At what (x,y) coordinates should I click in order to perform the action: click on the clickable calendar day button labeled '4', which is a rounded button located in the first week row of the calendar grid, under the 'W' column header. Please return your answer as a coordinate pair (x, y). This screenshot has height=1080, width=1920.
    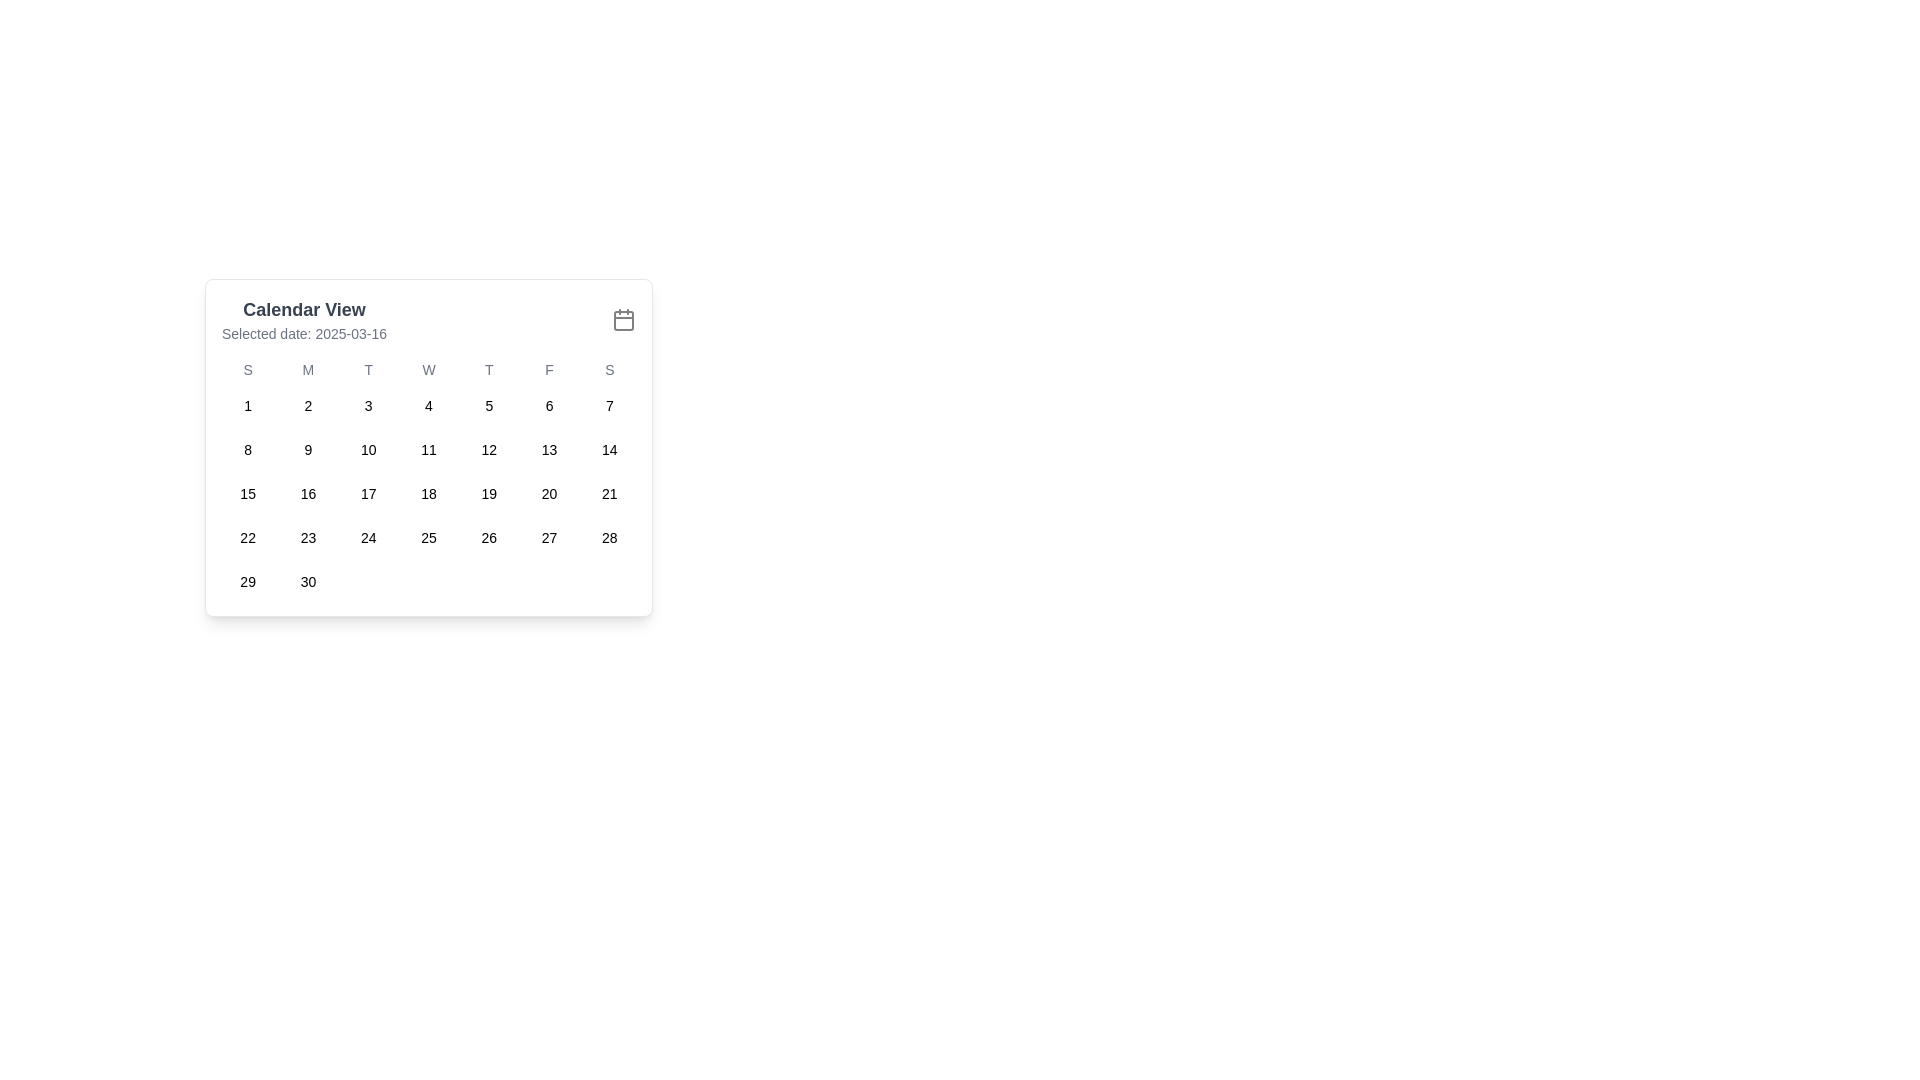
    Looking at the image, I should click on (427, 405).